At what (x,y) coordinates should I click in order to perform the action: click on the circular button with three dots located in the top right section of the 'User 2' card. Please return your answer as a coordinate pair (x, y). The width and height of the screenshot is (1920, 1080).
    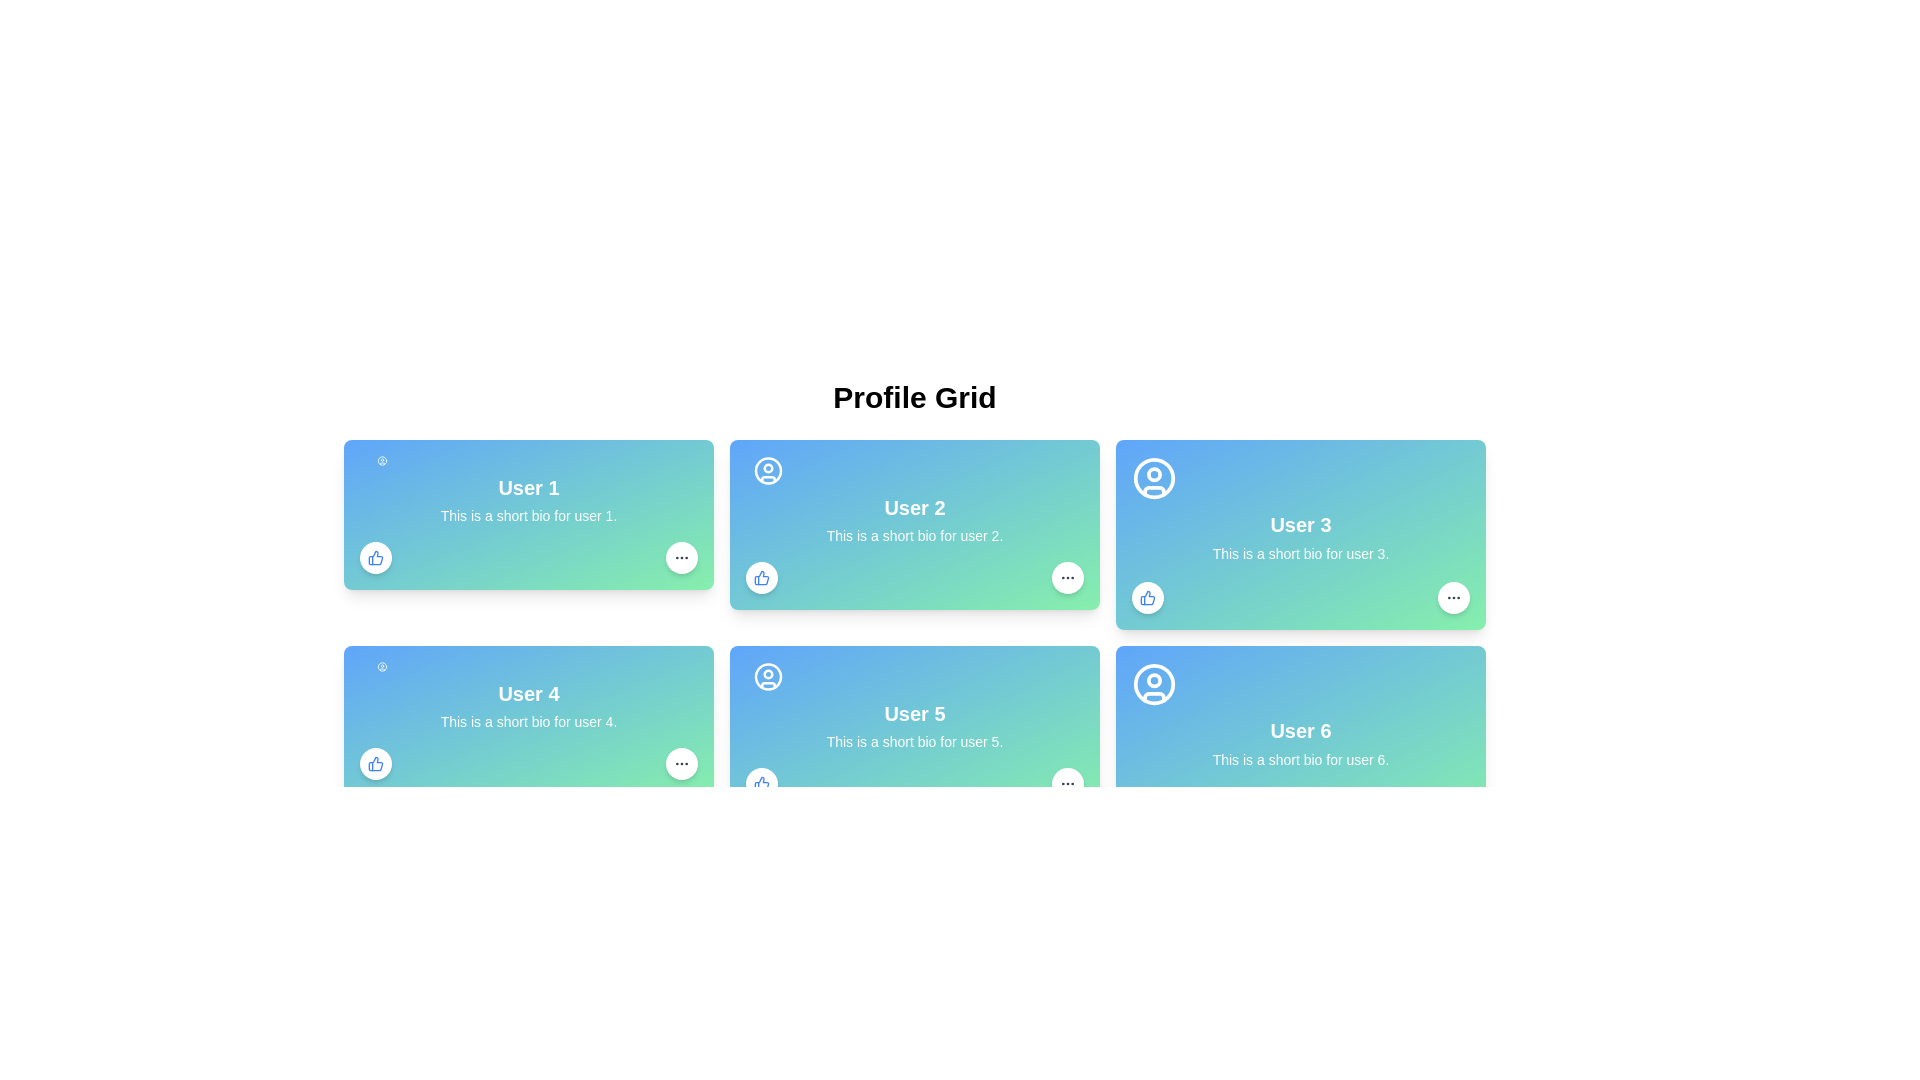
    Looking at the image, I should click on (1067, 578).